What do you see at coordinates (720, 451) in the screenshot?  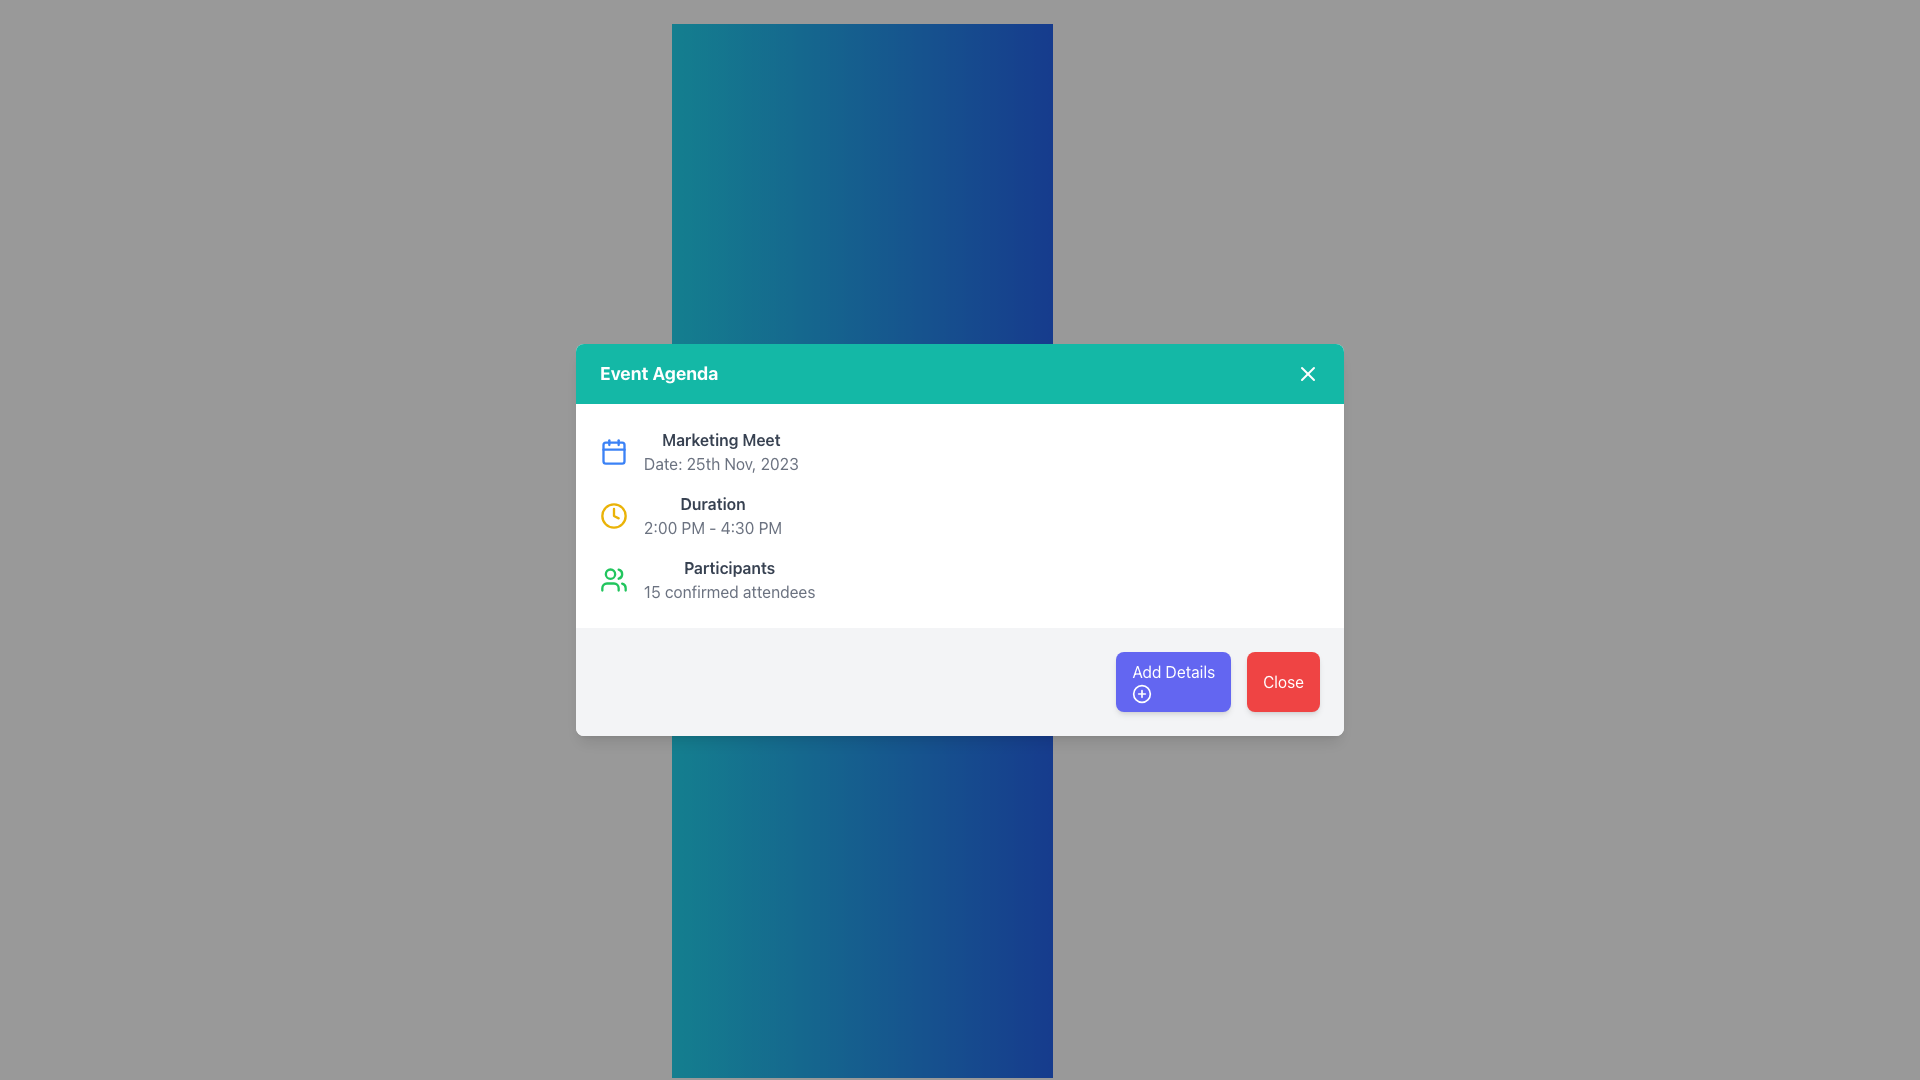 I see `the text block displaying 'Marketing Meet' with the description 'Date: 25th Nov, 2023', located in the 'Event Agenda' card` at bounding box center [720, 451].